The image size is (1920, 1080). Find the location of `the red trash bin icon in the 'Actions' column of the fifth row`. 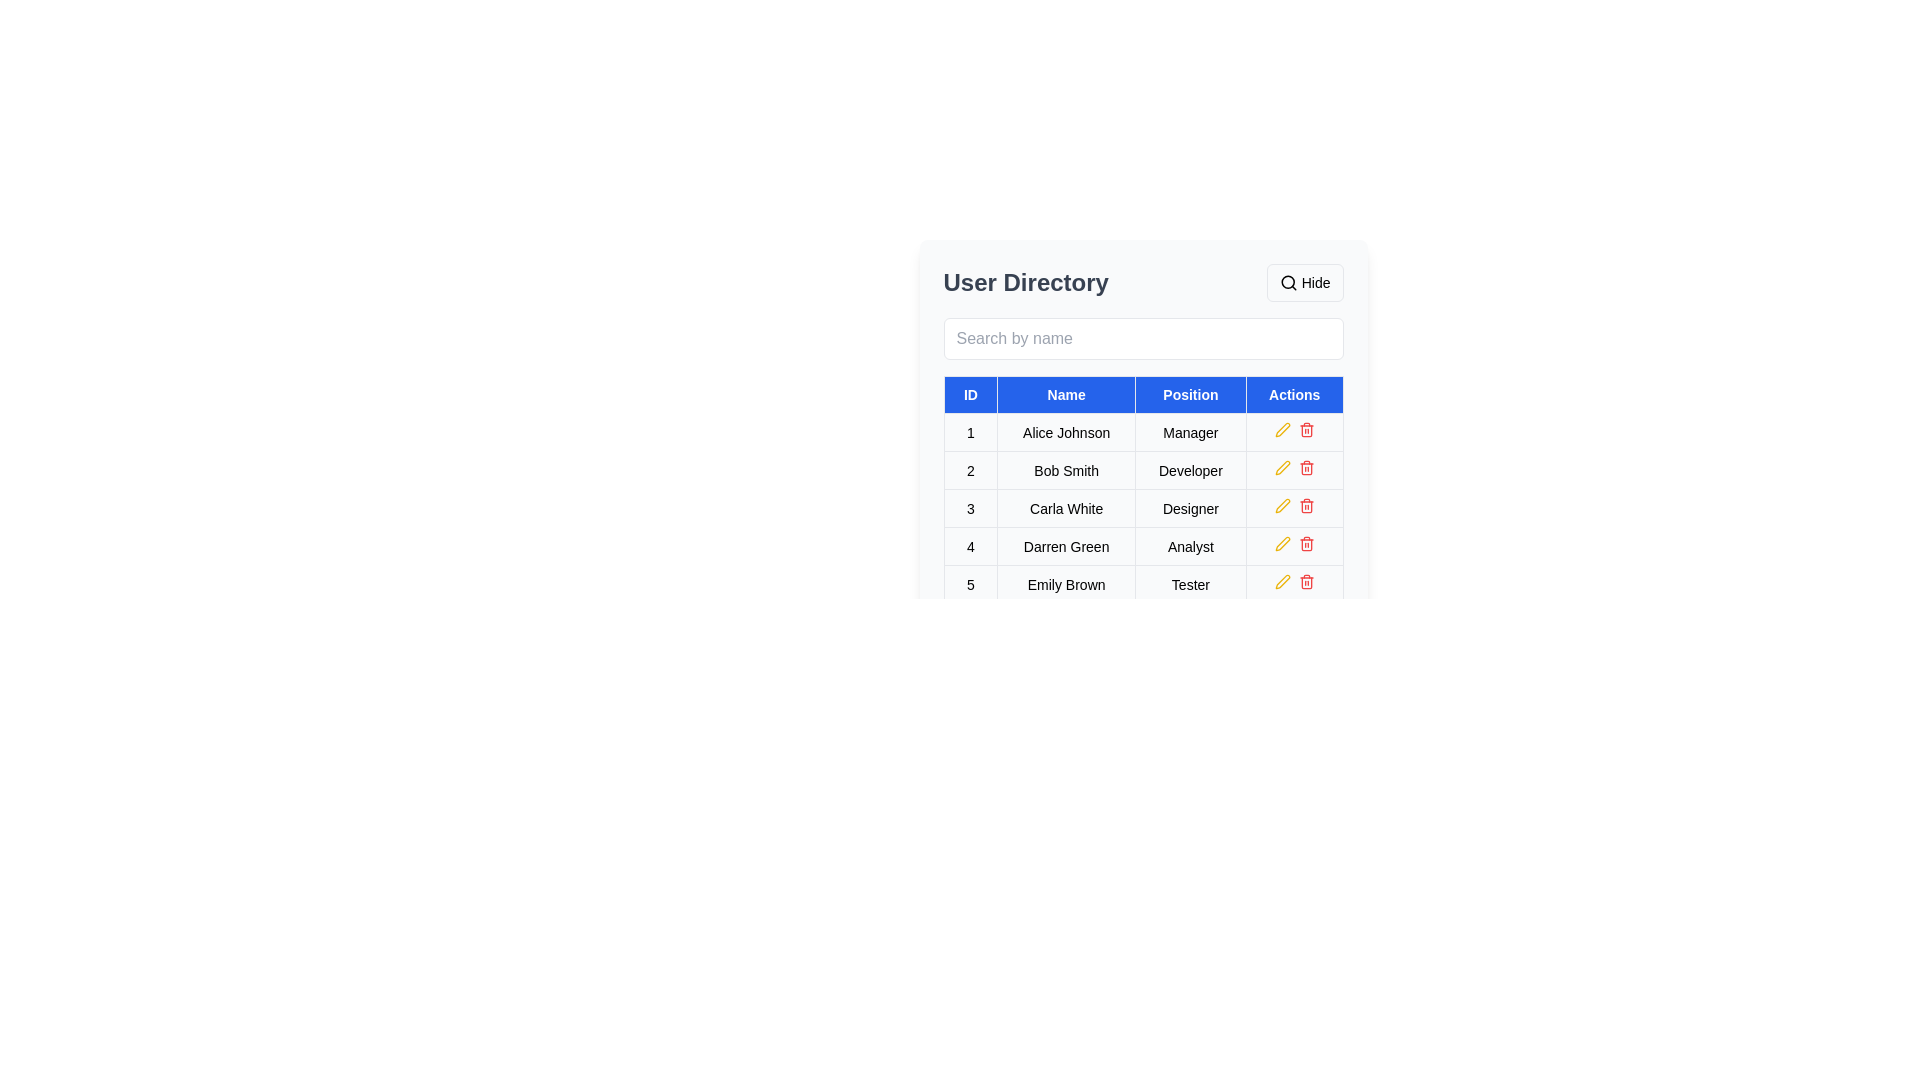

the red trash bin icon in the 'Actions' column of the fifth row is located at coordinates (1306, 582).